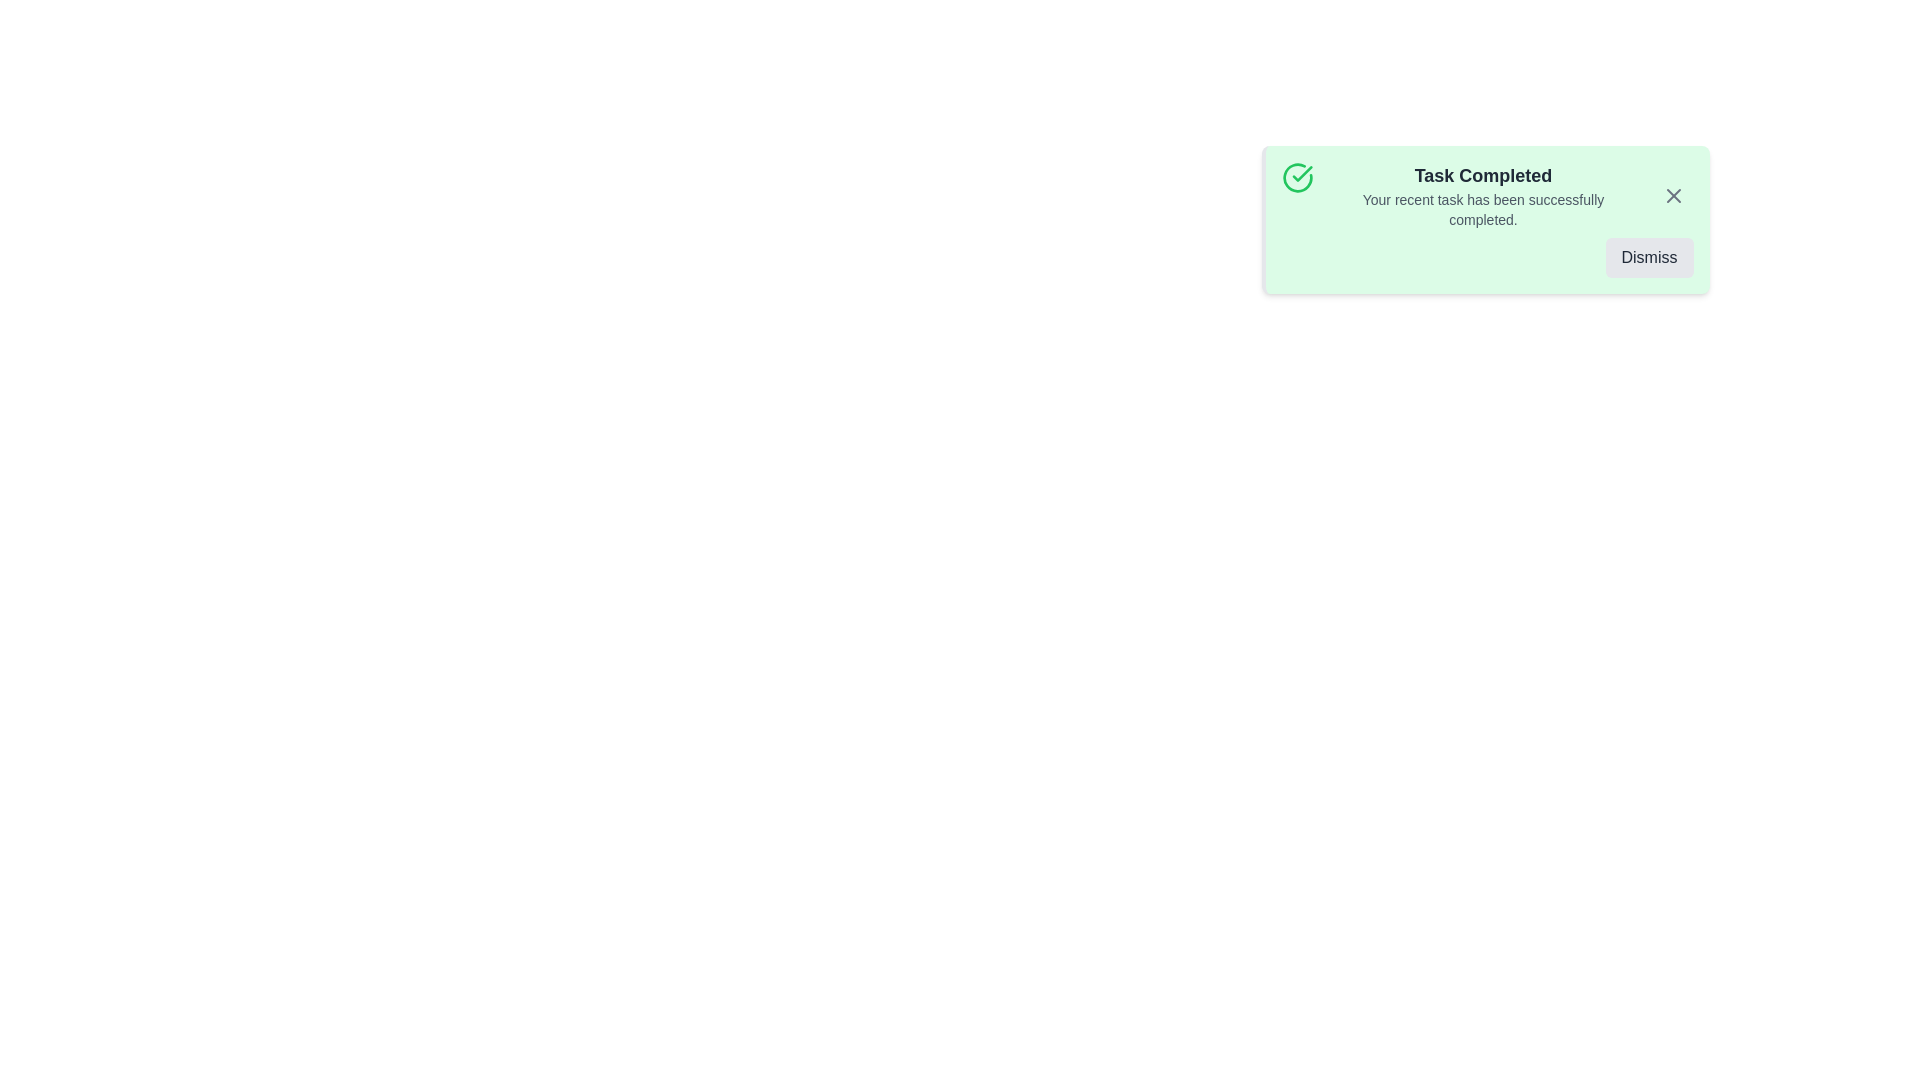  I want to click on the task completion icon located to the left of the 'Task Completed' text in the green notification banner, so click(1297, 176).